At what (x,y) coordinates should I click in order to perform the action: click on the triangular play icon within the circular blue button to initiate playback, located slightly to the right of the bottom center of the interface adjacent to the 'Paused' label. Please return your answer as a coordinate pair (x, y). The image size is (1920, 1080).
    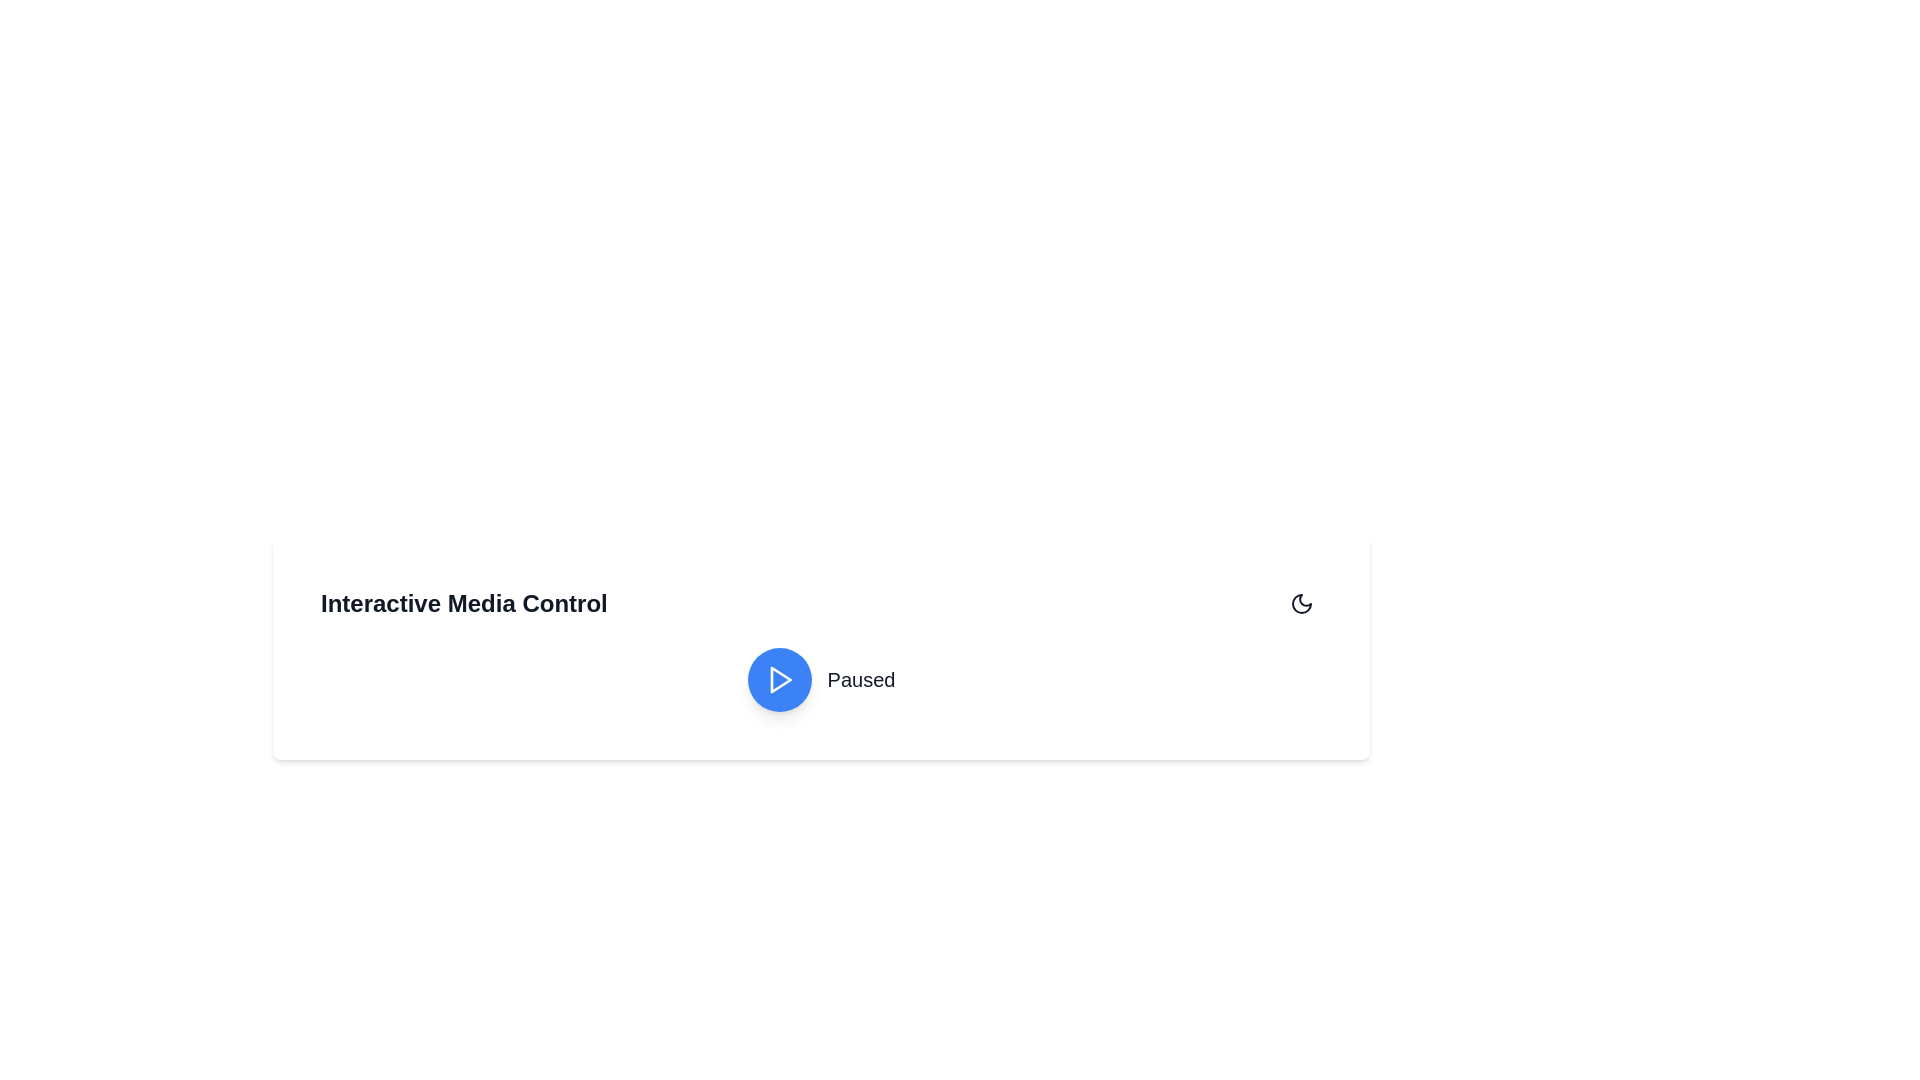
    Looking at the image, I should click on (778, 678).